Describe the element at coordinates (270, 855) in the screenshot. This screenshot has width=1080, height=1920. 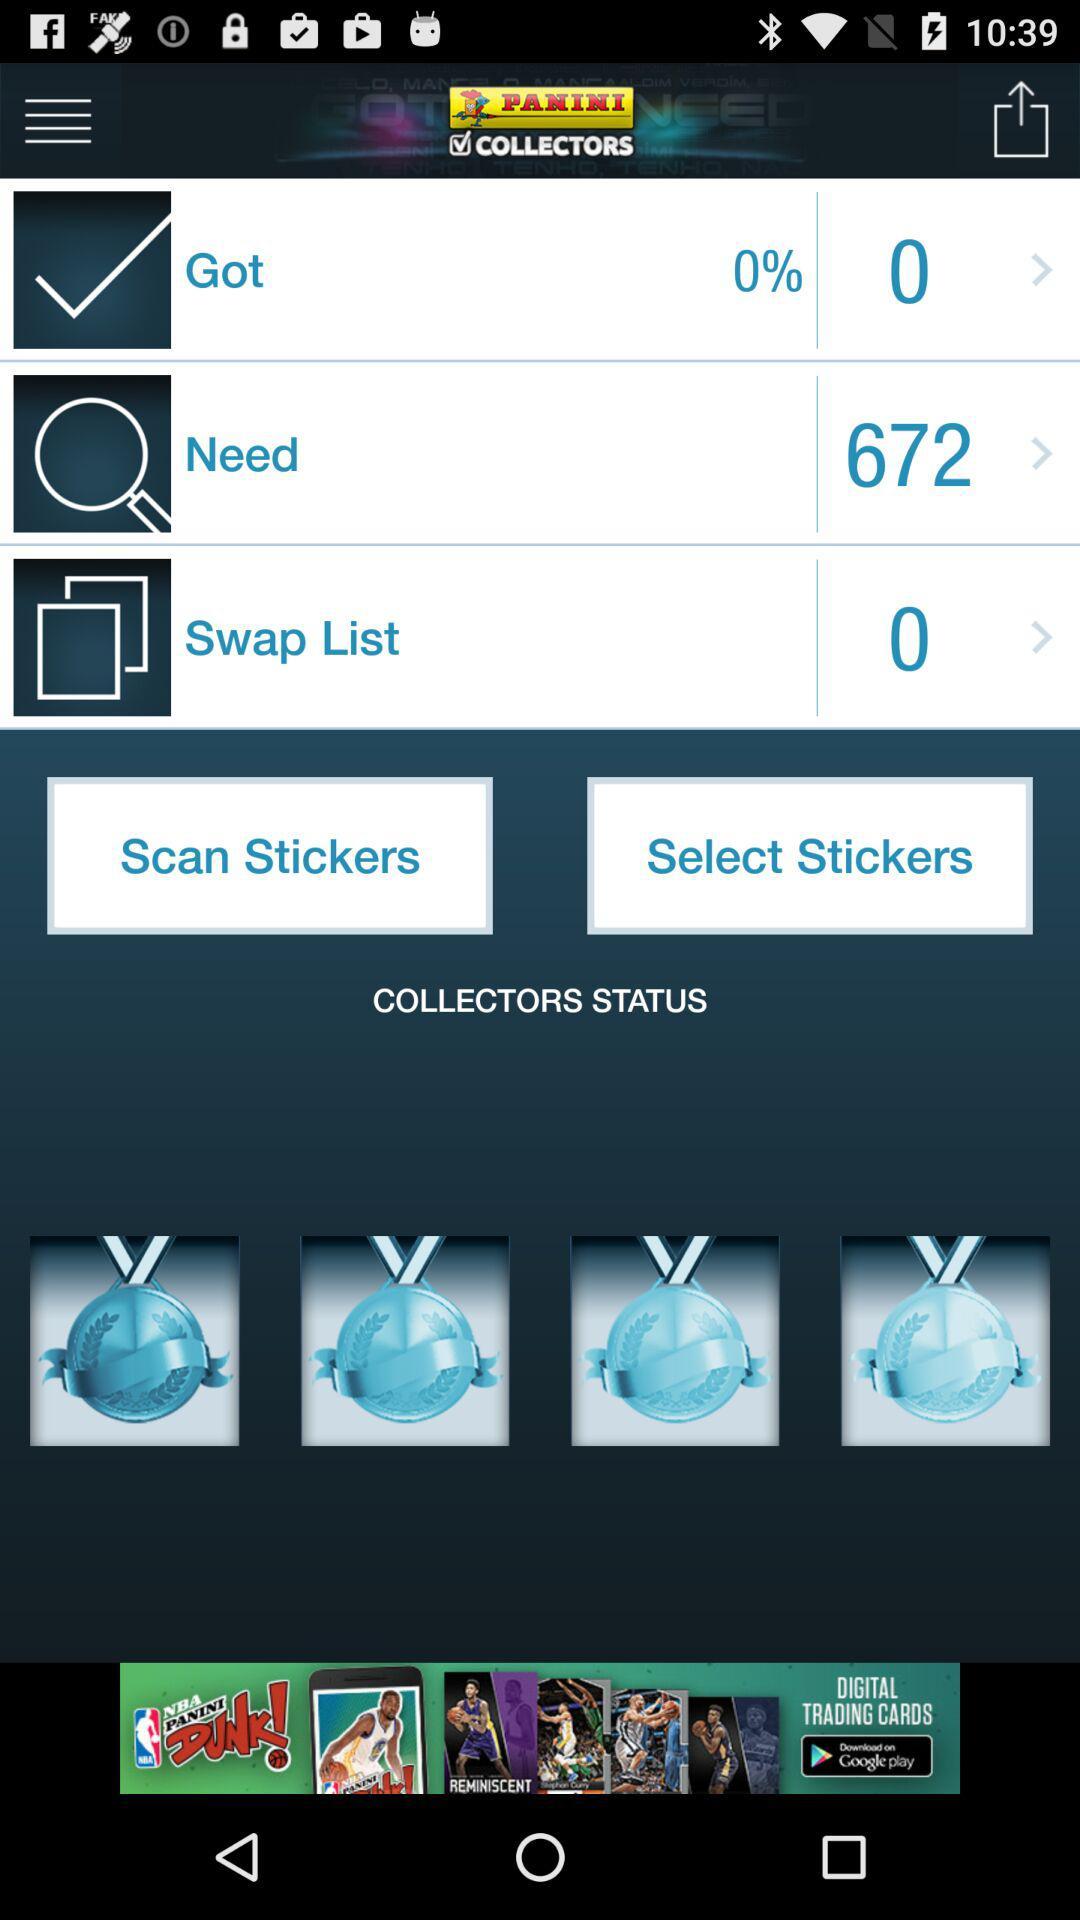
I see `the item on the left` at that location.